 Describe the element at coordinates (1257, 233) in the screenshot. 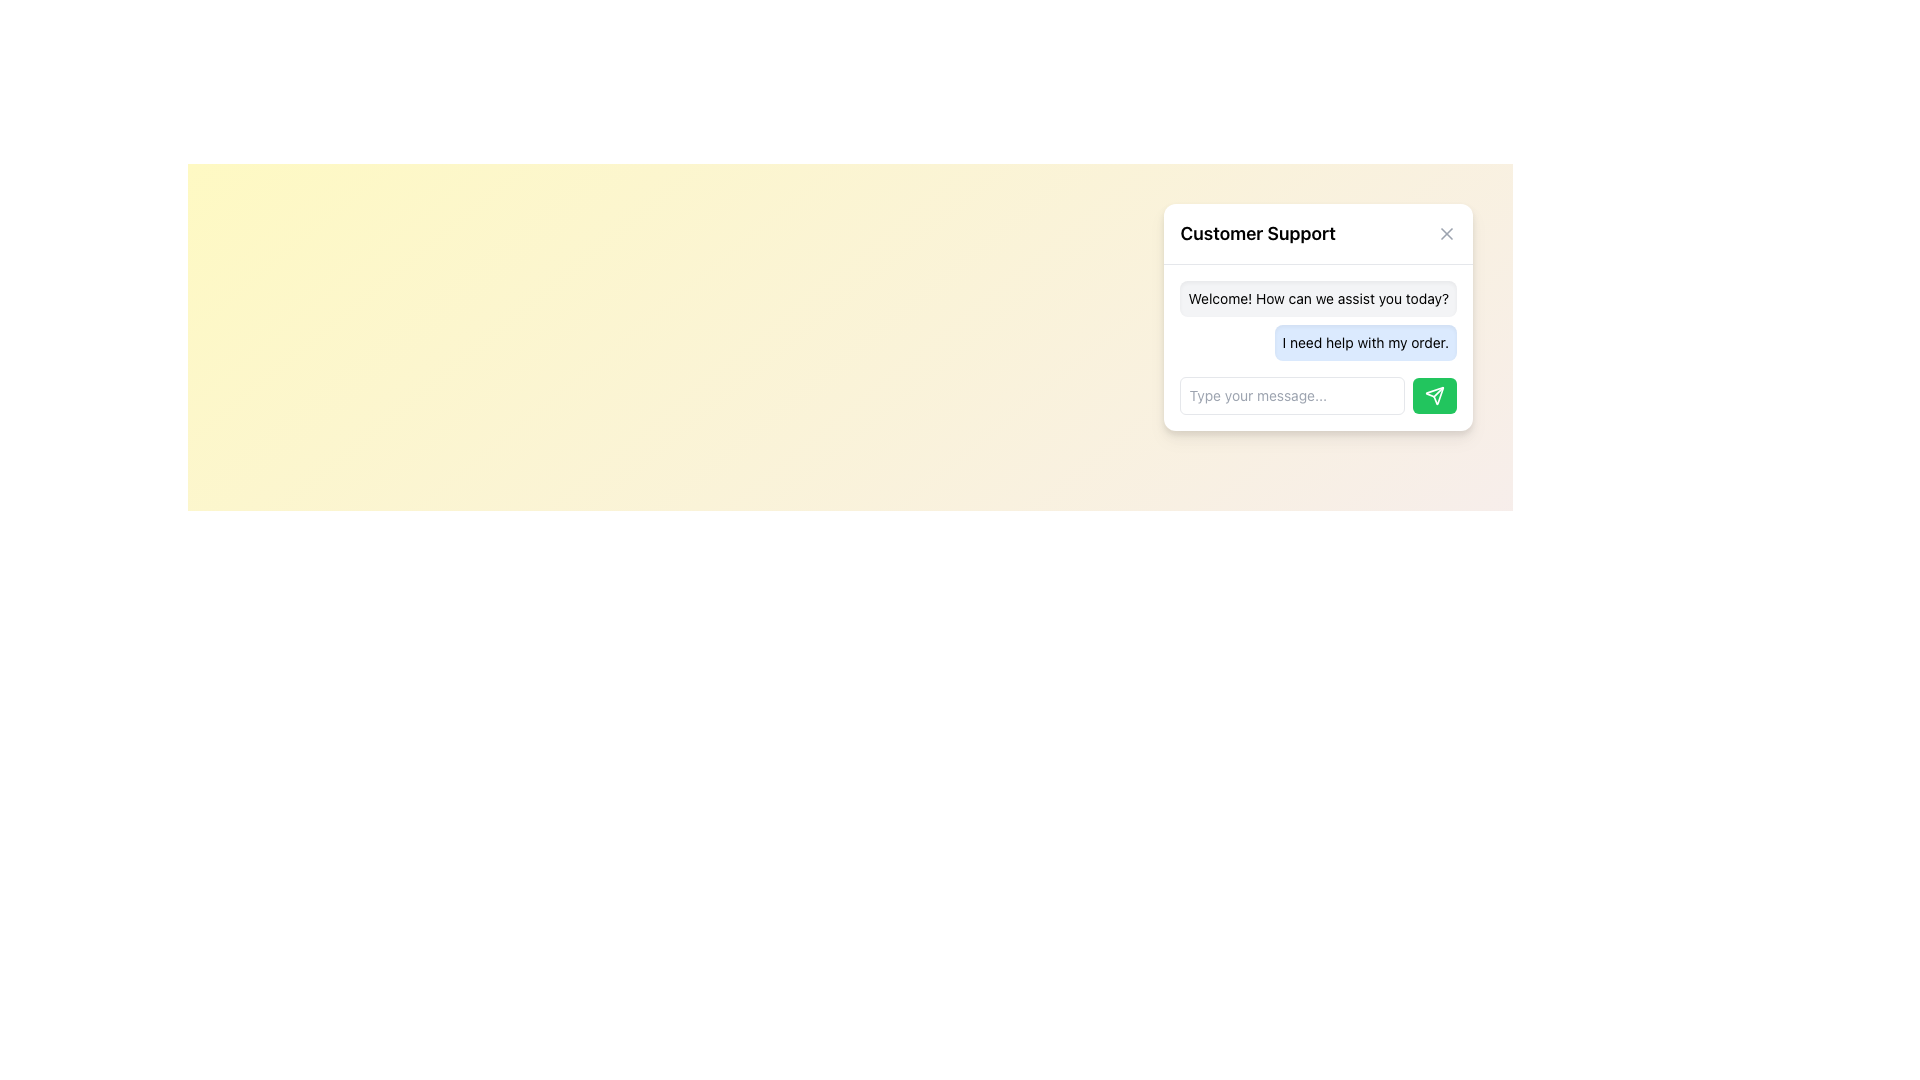

I see `the Text Label that serves as the title for the chat window indicating customer support` at that location.